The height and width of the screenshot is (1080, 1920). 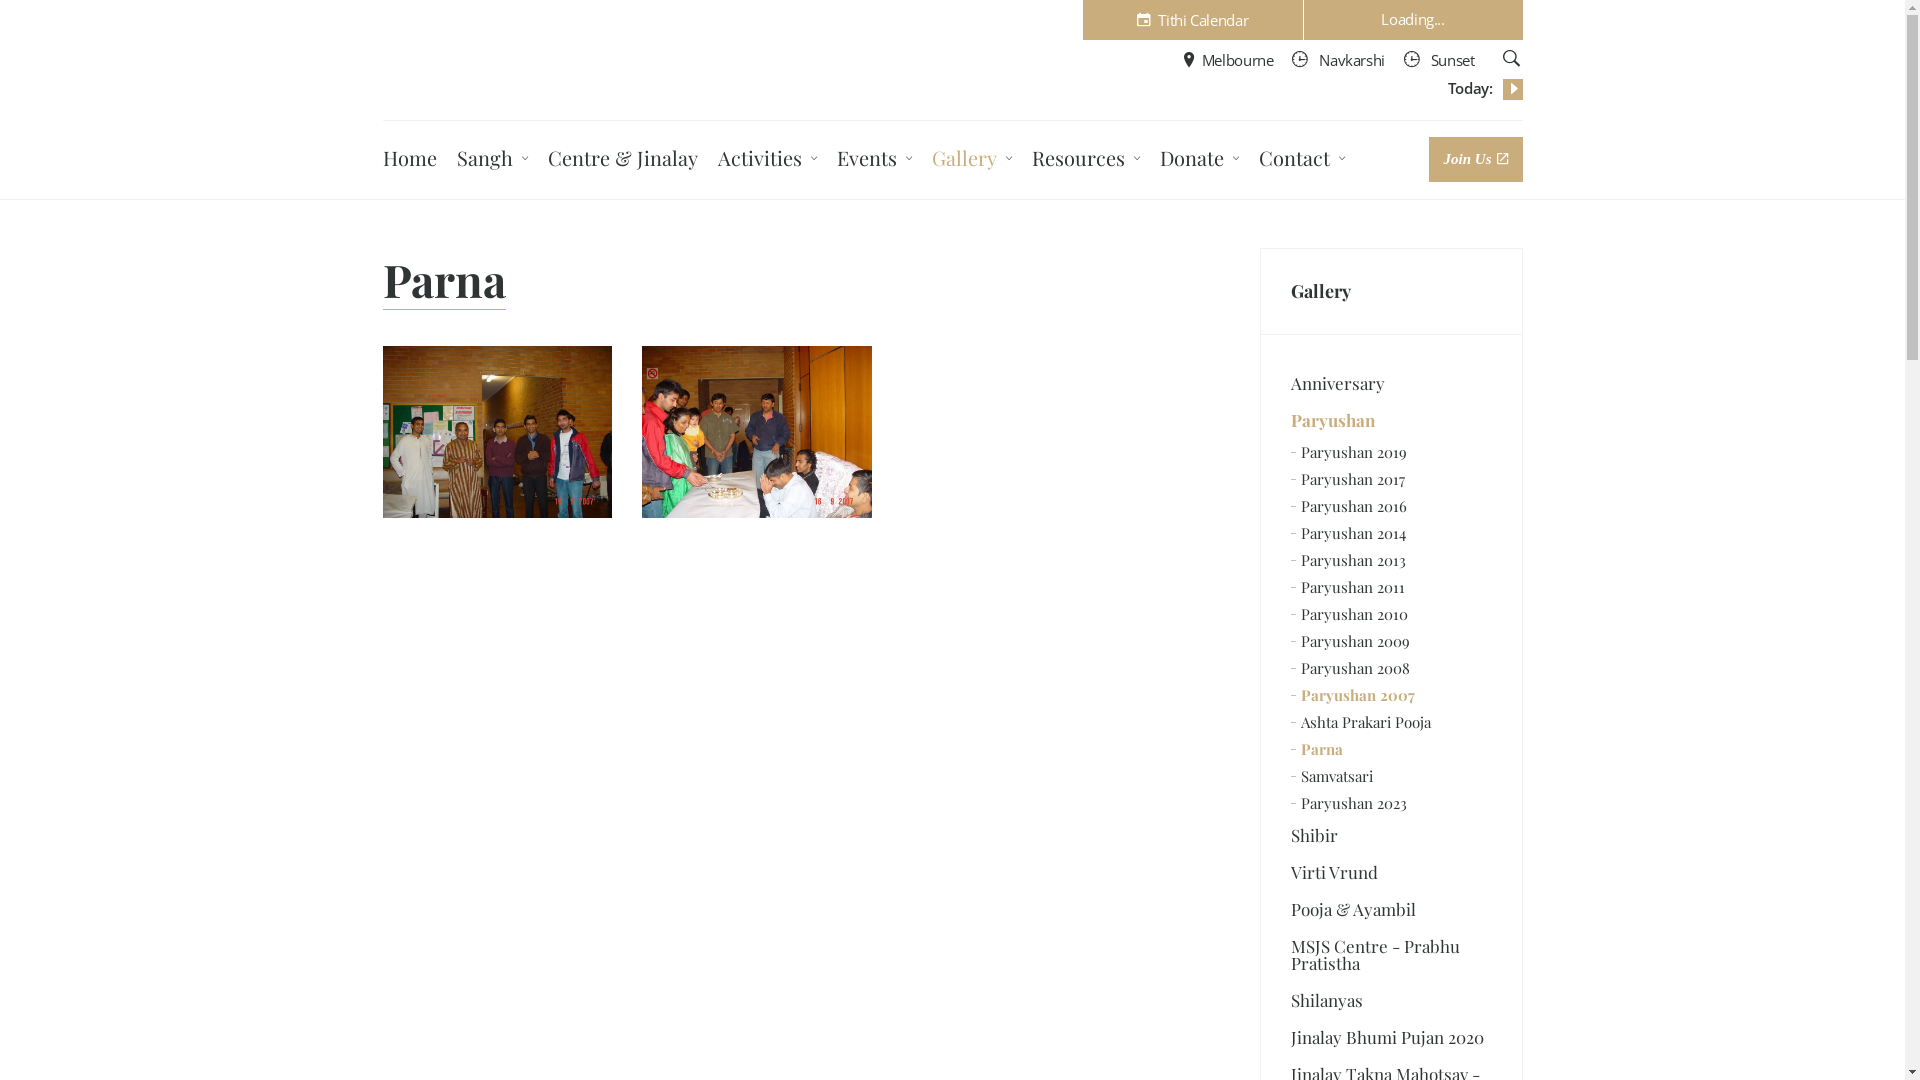 I want to click on 'Paryushan 2007', so click(x=1390, y=694).